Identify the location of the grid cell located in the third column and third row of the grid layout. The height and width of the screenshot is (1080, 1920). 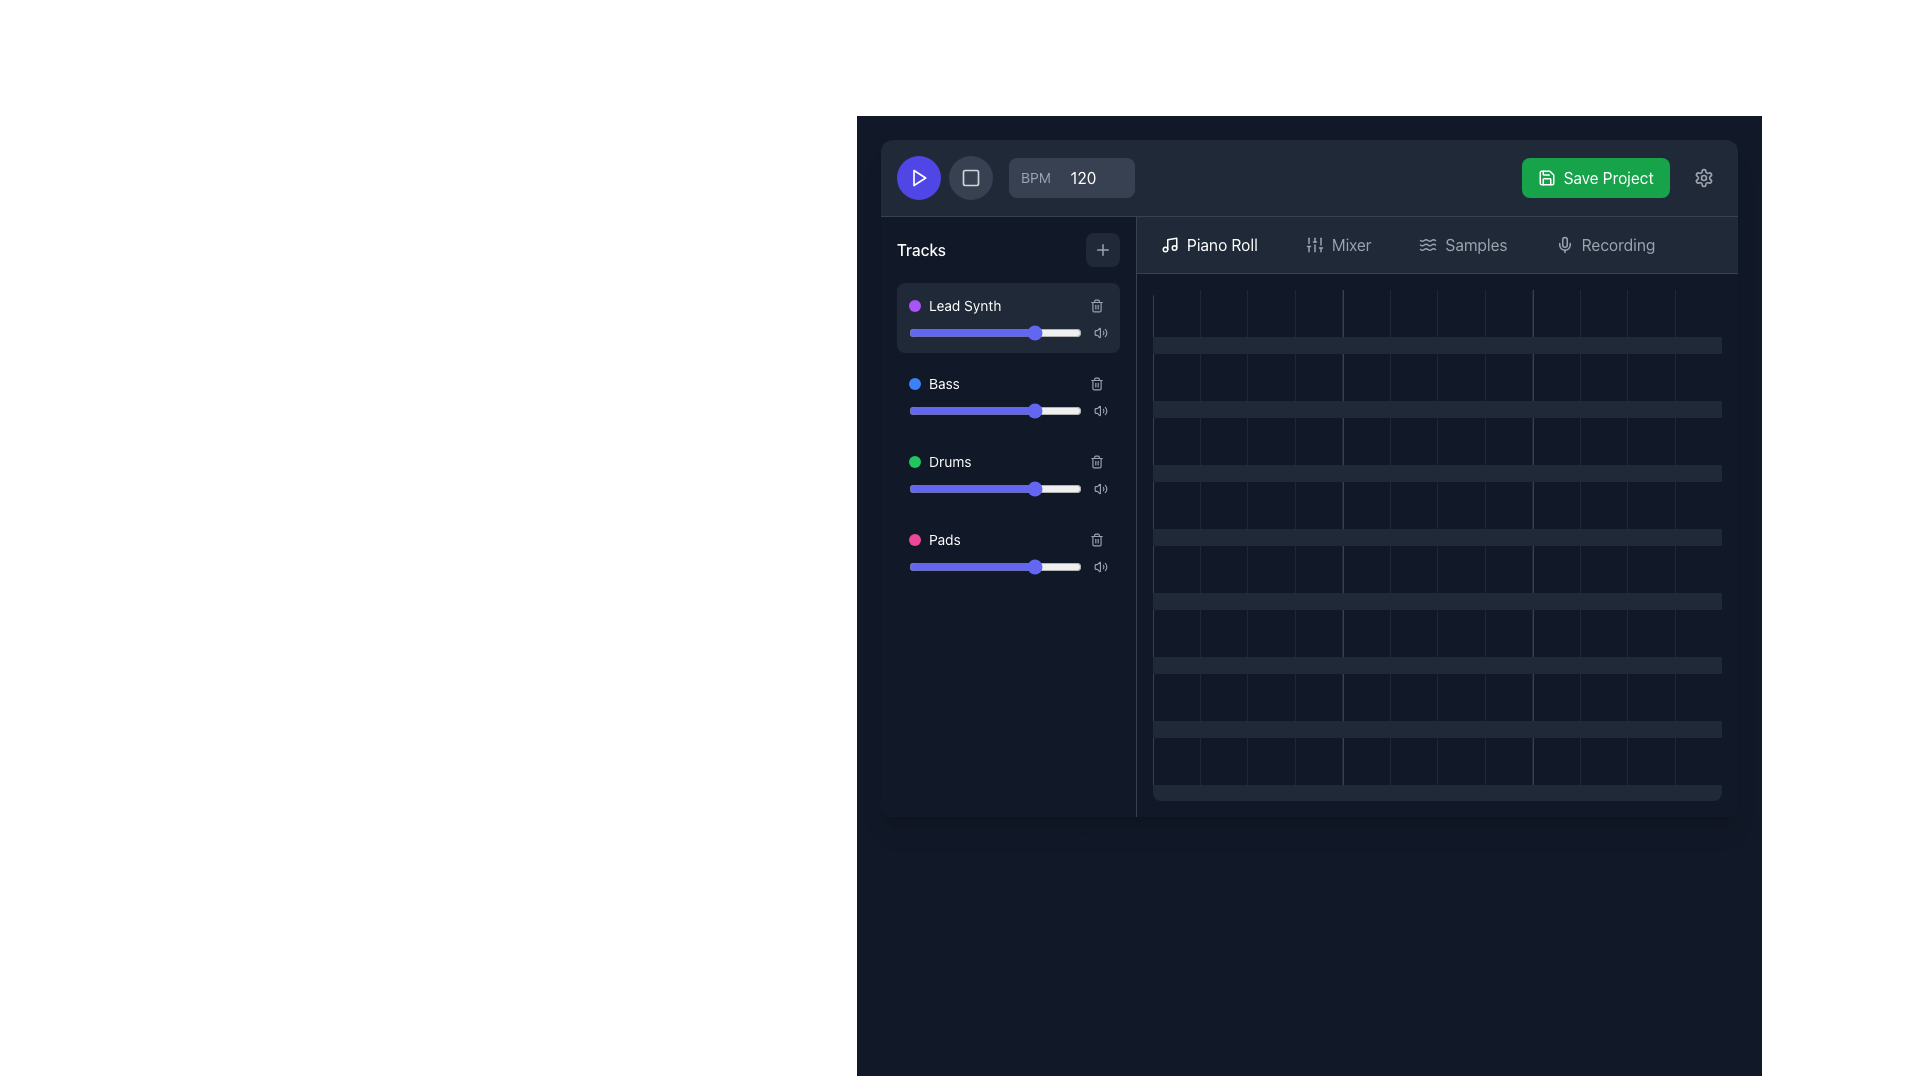
(1270, 440).